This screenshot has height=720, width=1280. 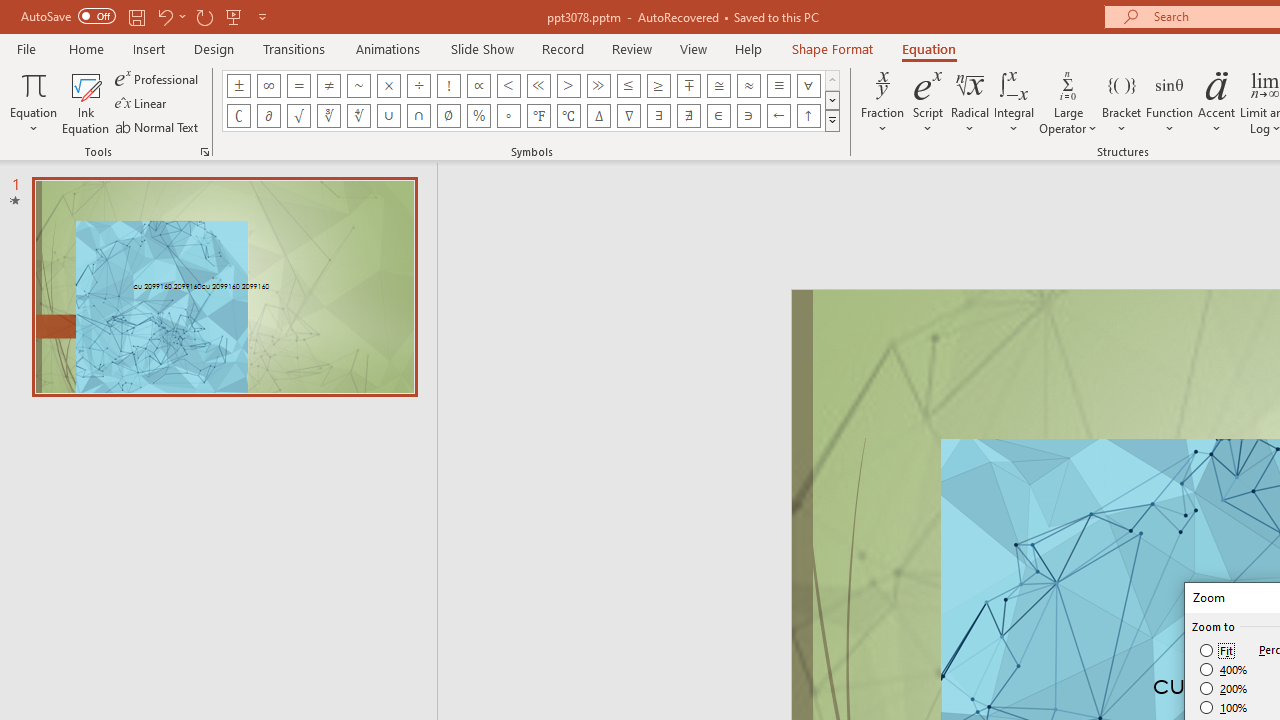 What do you see at coordinates (538, 115) in the screenshot?
I see `'Equation Symbol Degrees Fahrenheit'` at bounding box center [538, 115].